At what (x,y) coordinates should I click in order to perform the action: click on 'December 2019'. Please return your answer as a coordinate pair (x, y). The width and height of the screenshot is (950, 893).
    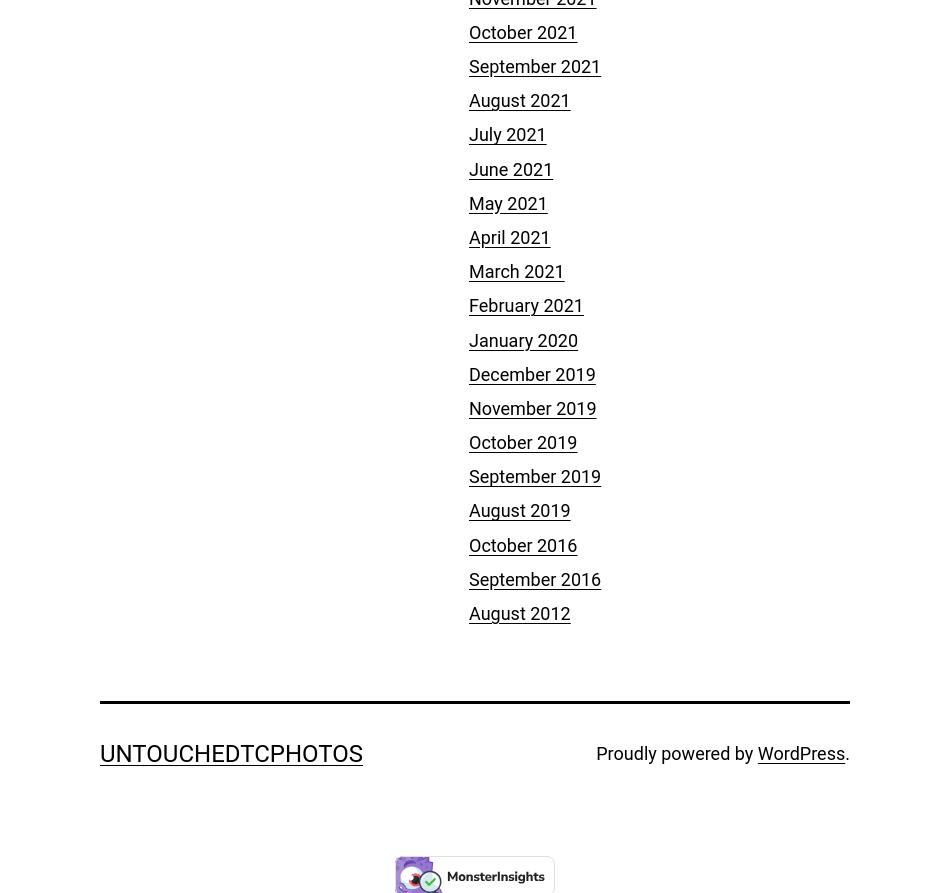
    Looking at the image, I should click on (532, 373).